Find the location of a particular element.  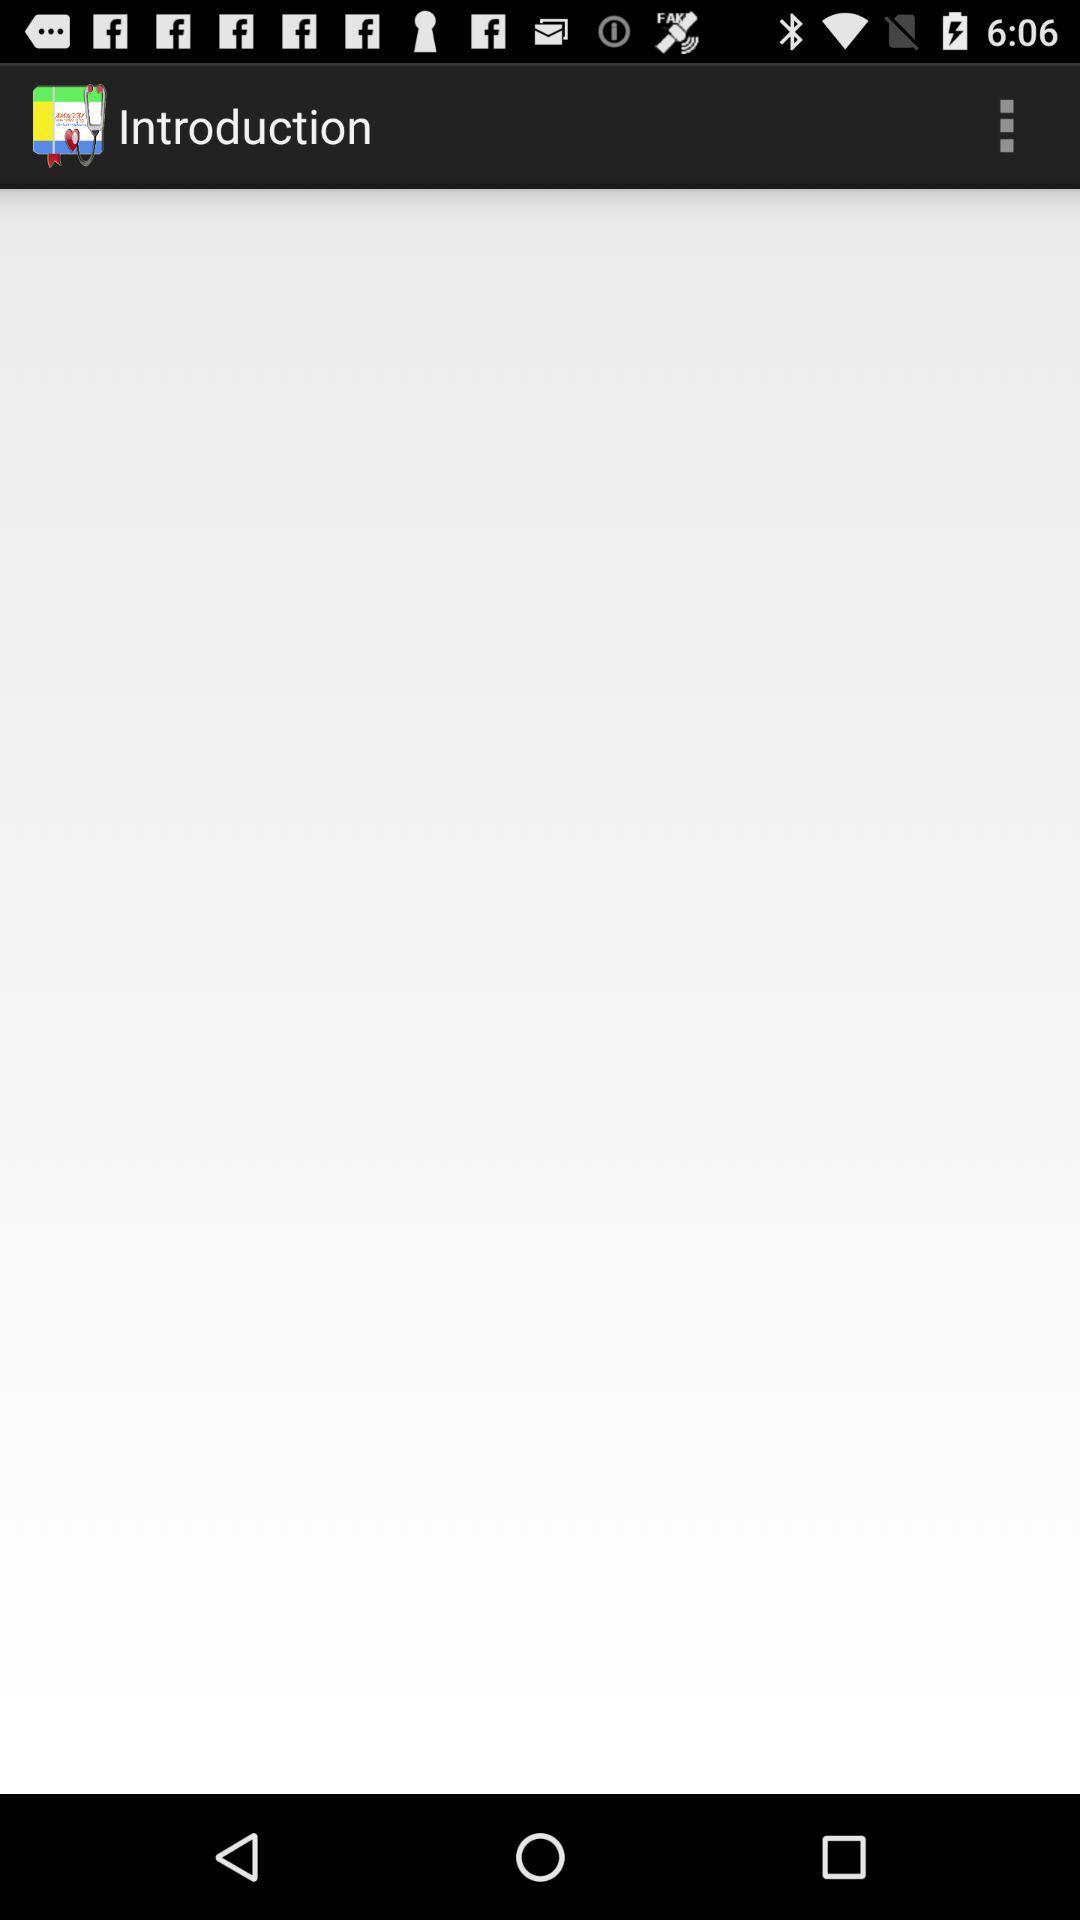

the item at the top right corner is located at coordinates (1006, 124).